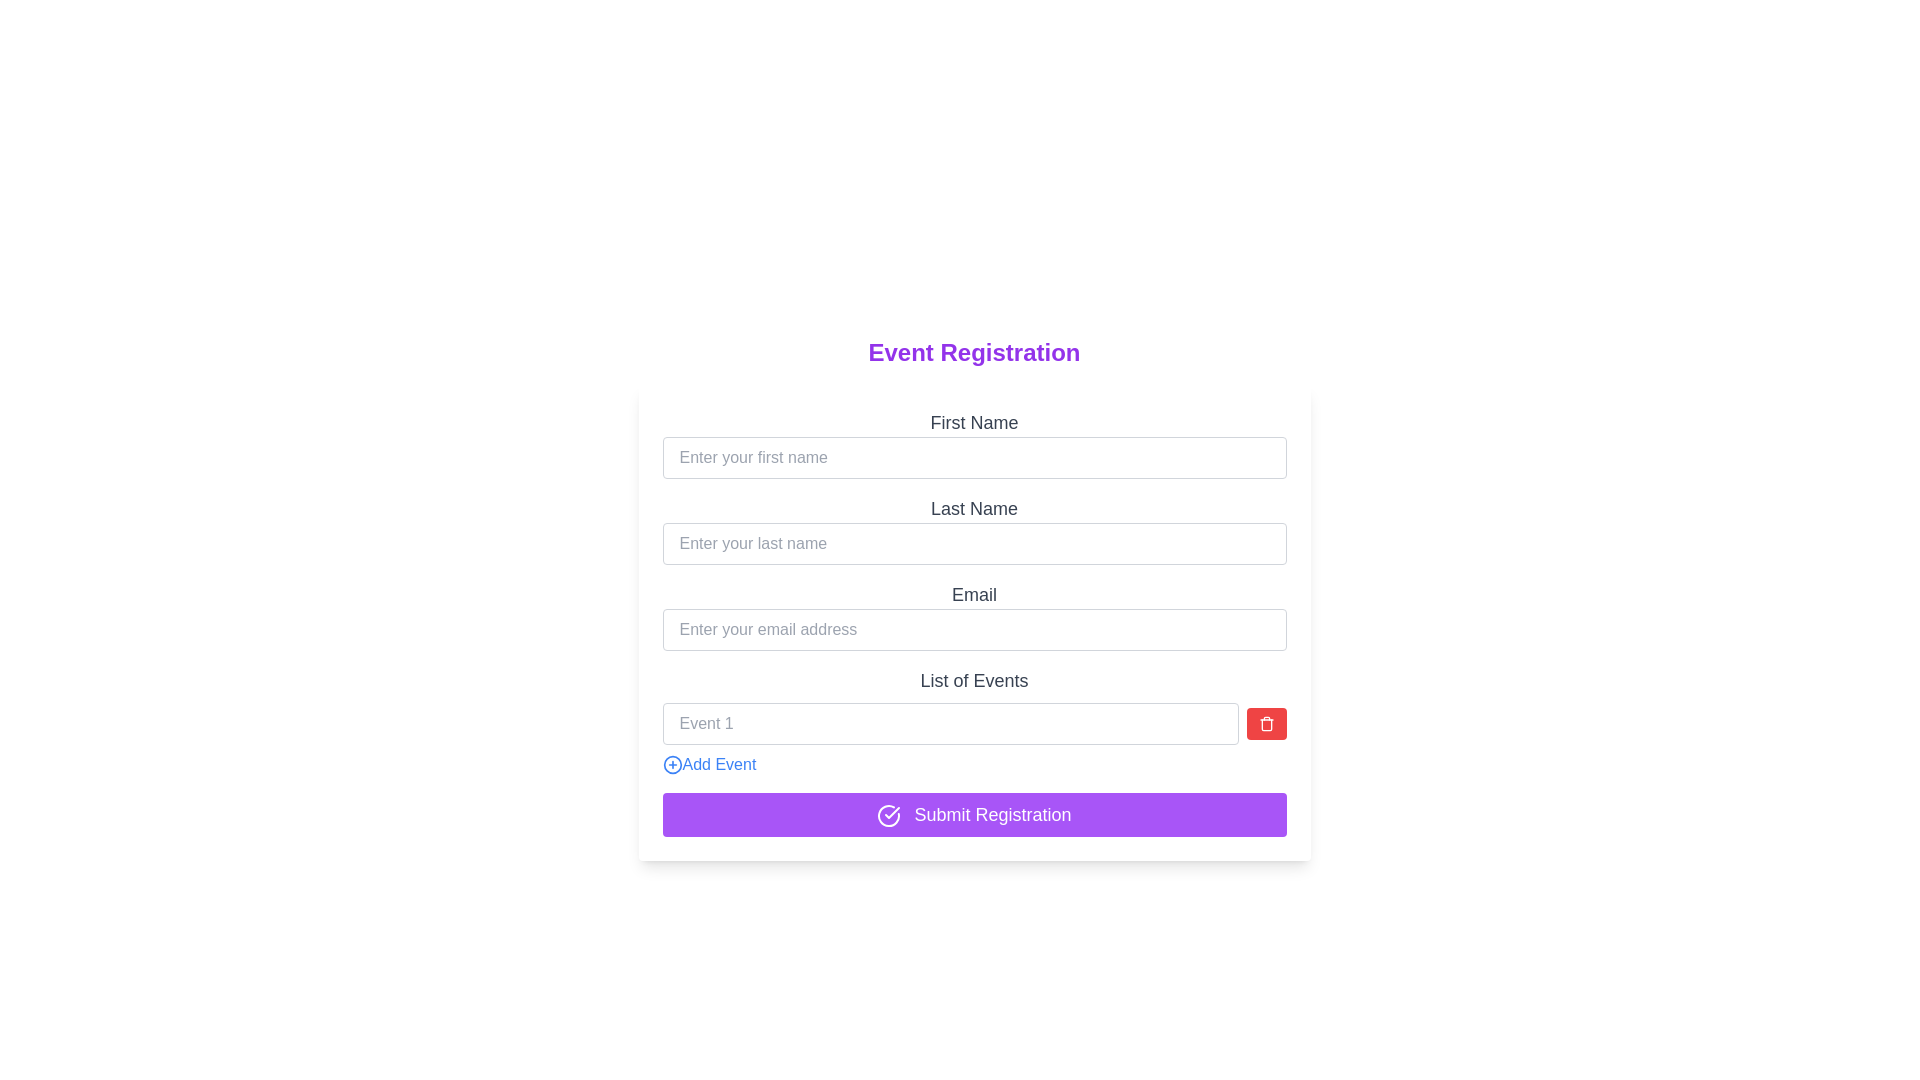 The image size is (1920, 1080). I want to click on the addition icon located below the 'List of Events' text input, next to the 'Add Event' label, so click(672, 764).